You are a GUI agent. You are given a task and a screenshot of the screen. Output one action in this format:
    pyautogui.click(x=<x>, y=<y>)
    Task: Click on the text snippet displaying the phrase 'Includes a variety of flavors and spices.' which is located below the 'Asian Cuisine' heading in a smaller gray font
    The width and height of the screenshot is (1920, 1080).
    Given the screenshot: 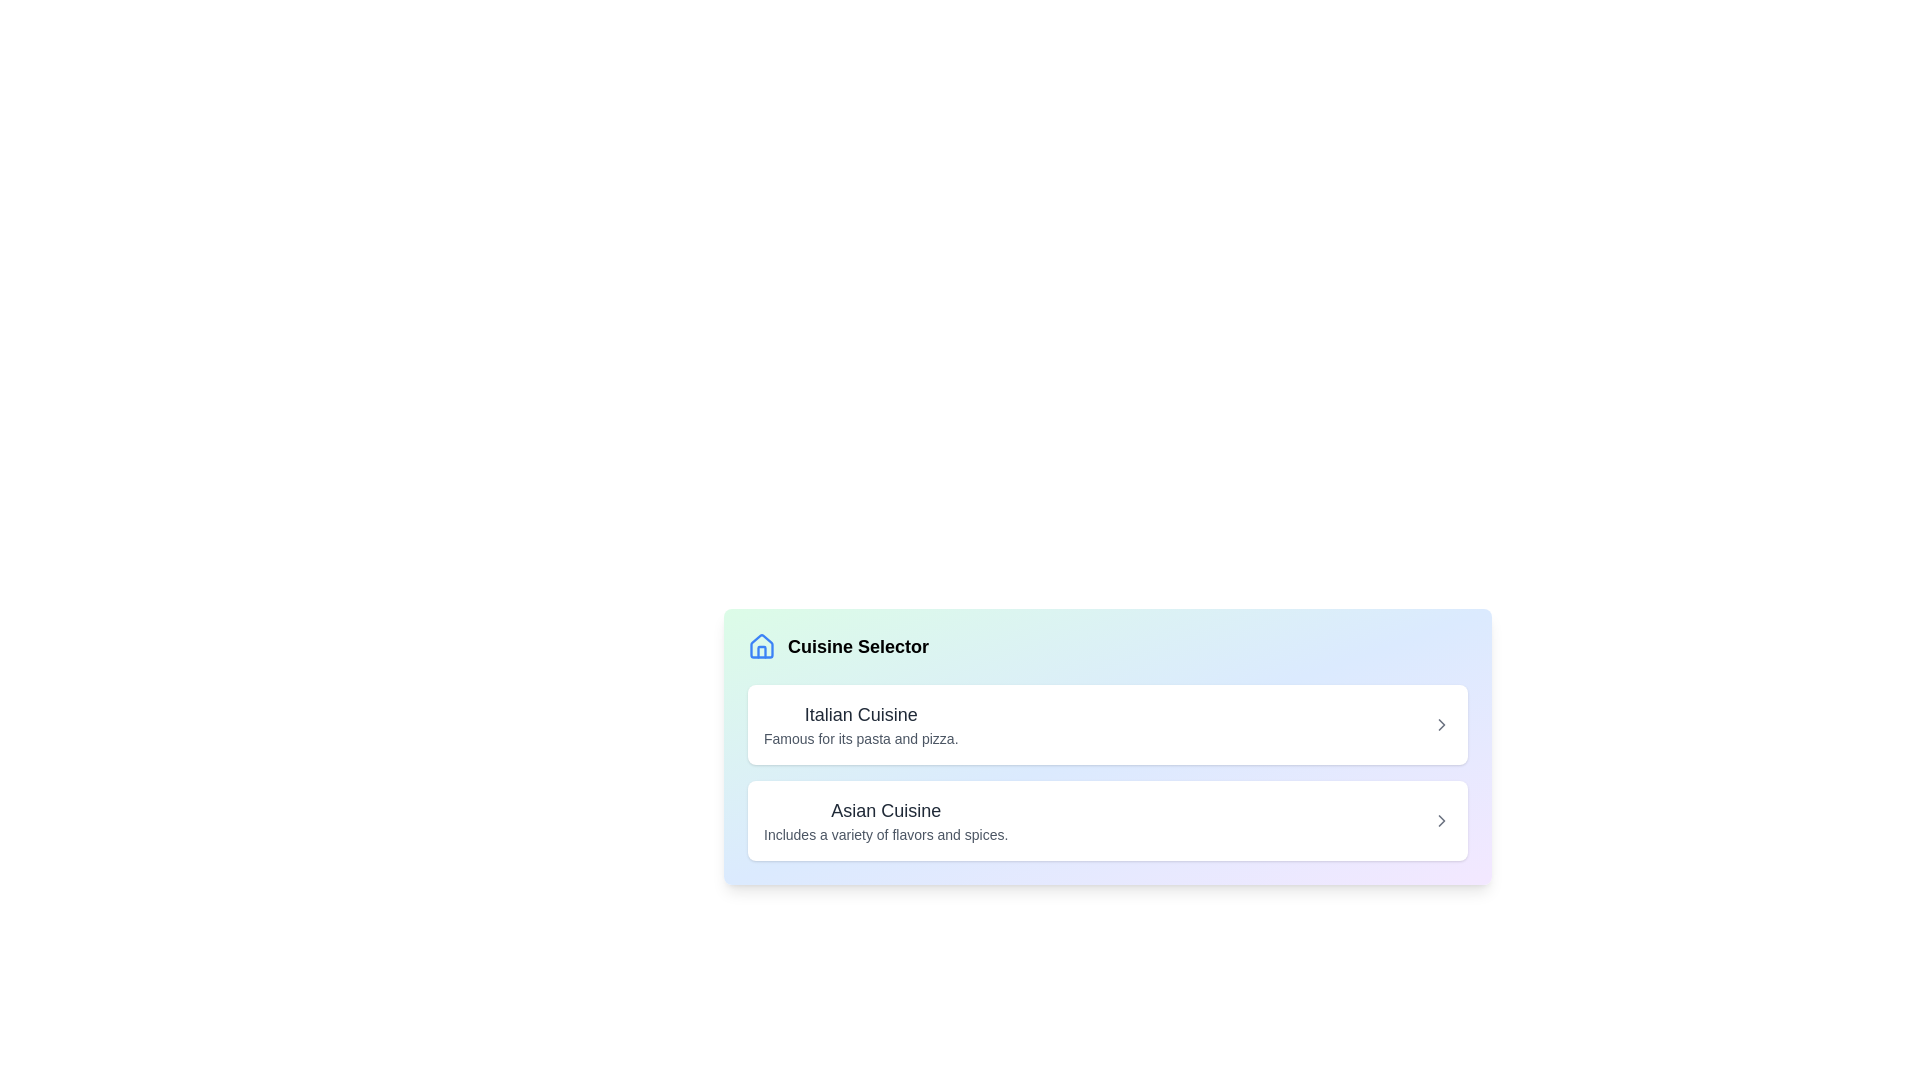 What is the action you would take?
    pyautogui.click(x=885, y=834)
    